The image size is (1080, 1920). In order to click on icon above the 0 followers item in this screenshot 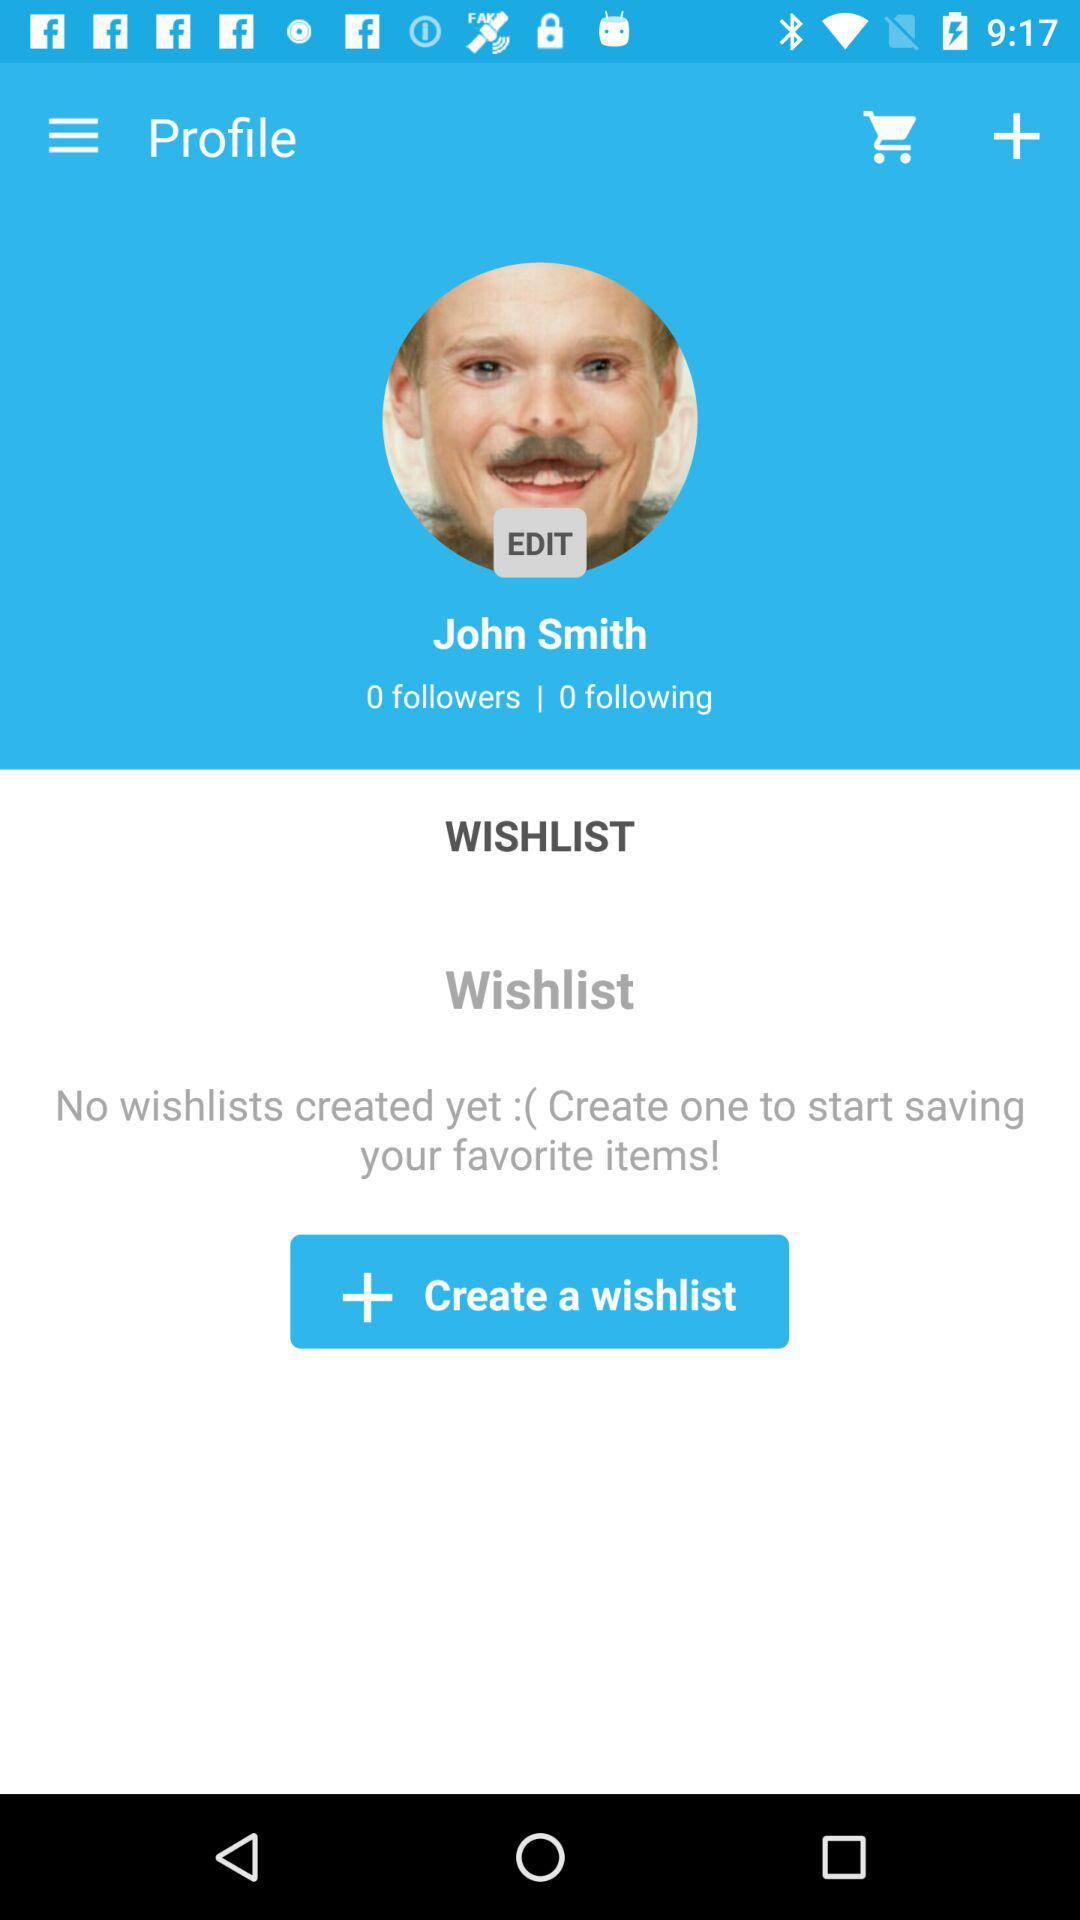, I will do `click(540, 631)`.